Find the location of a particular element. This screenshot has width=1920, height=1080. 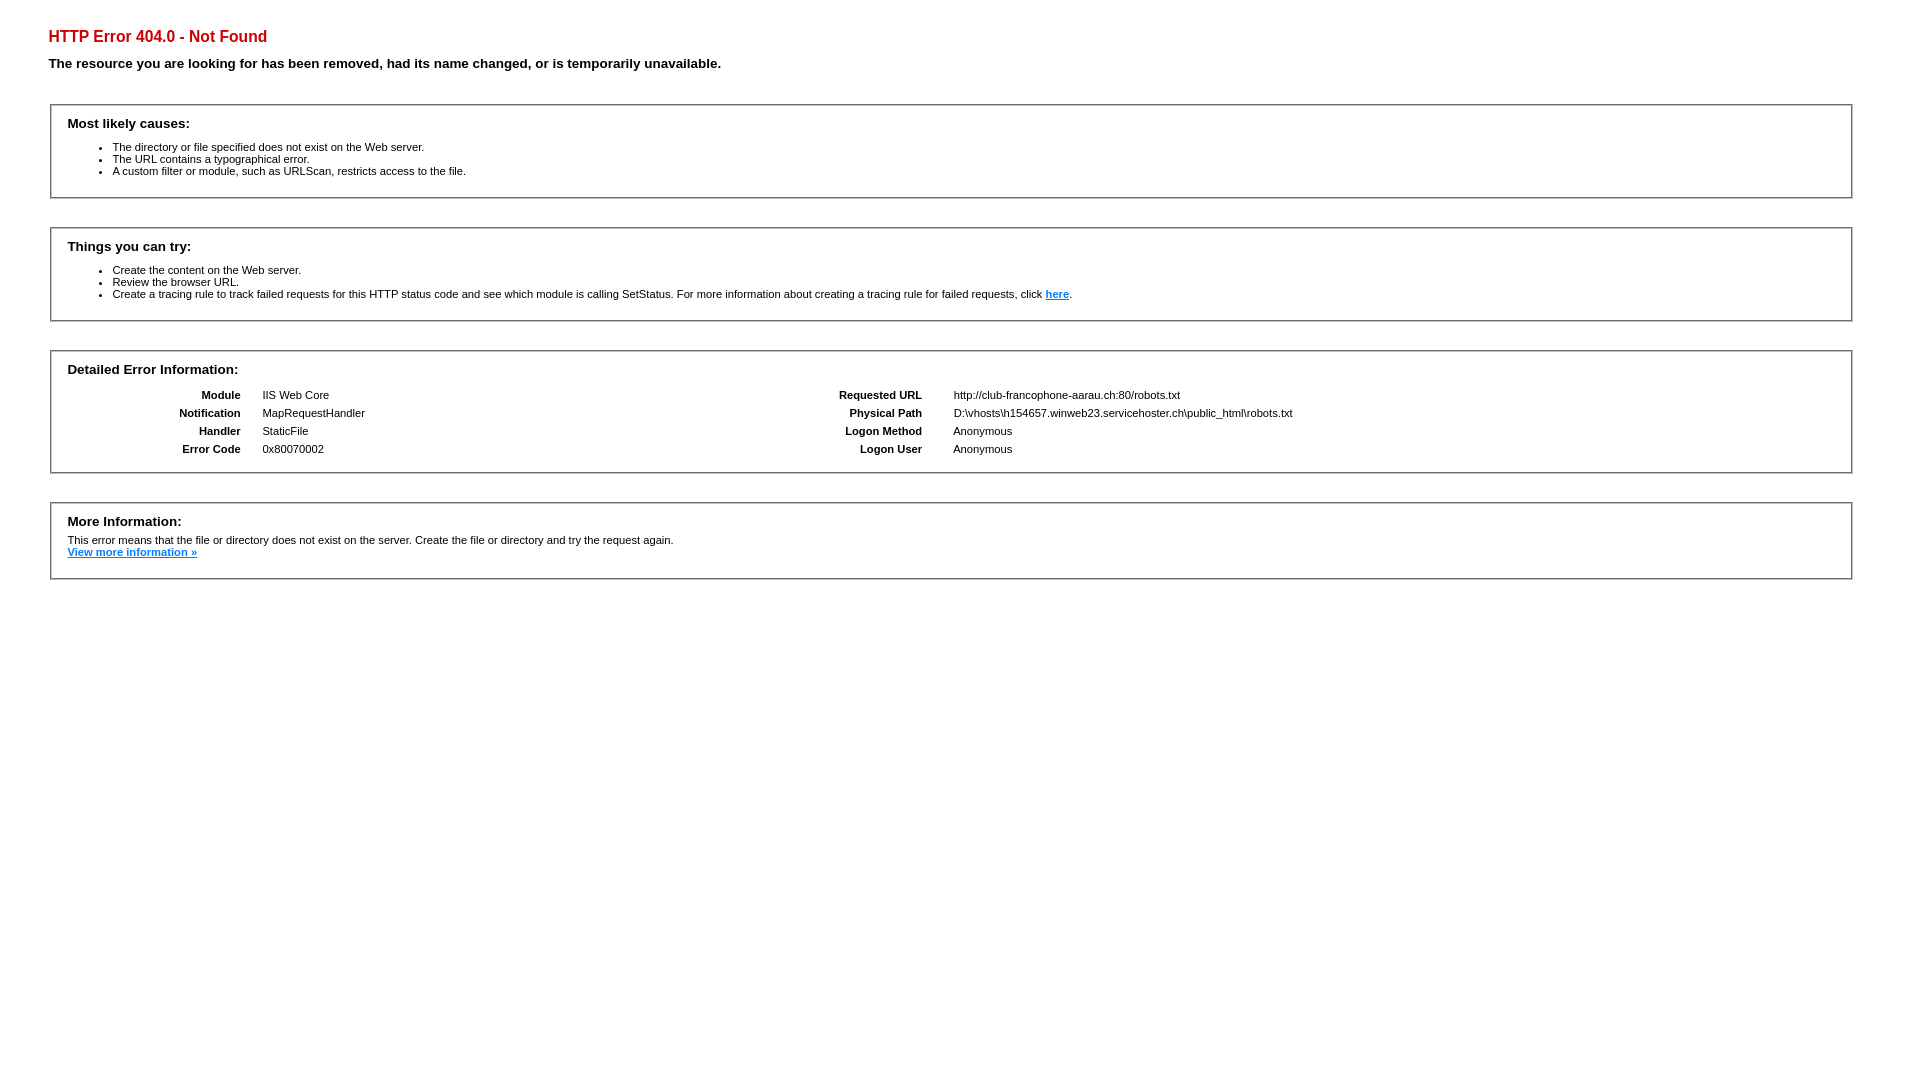

'here' is located at coordinates (1056, 293).